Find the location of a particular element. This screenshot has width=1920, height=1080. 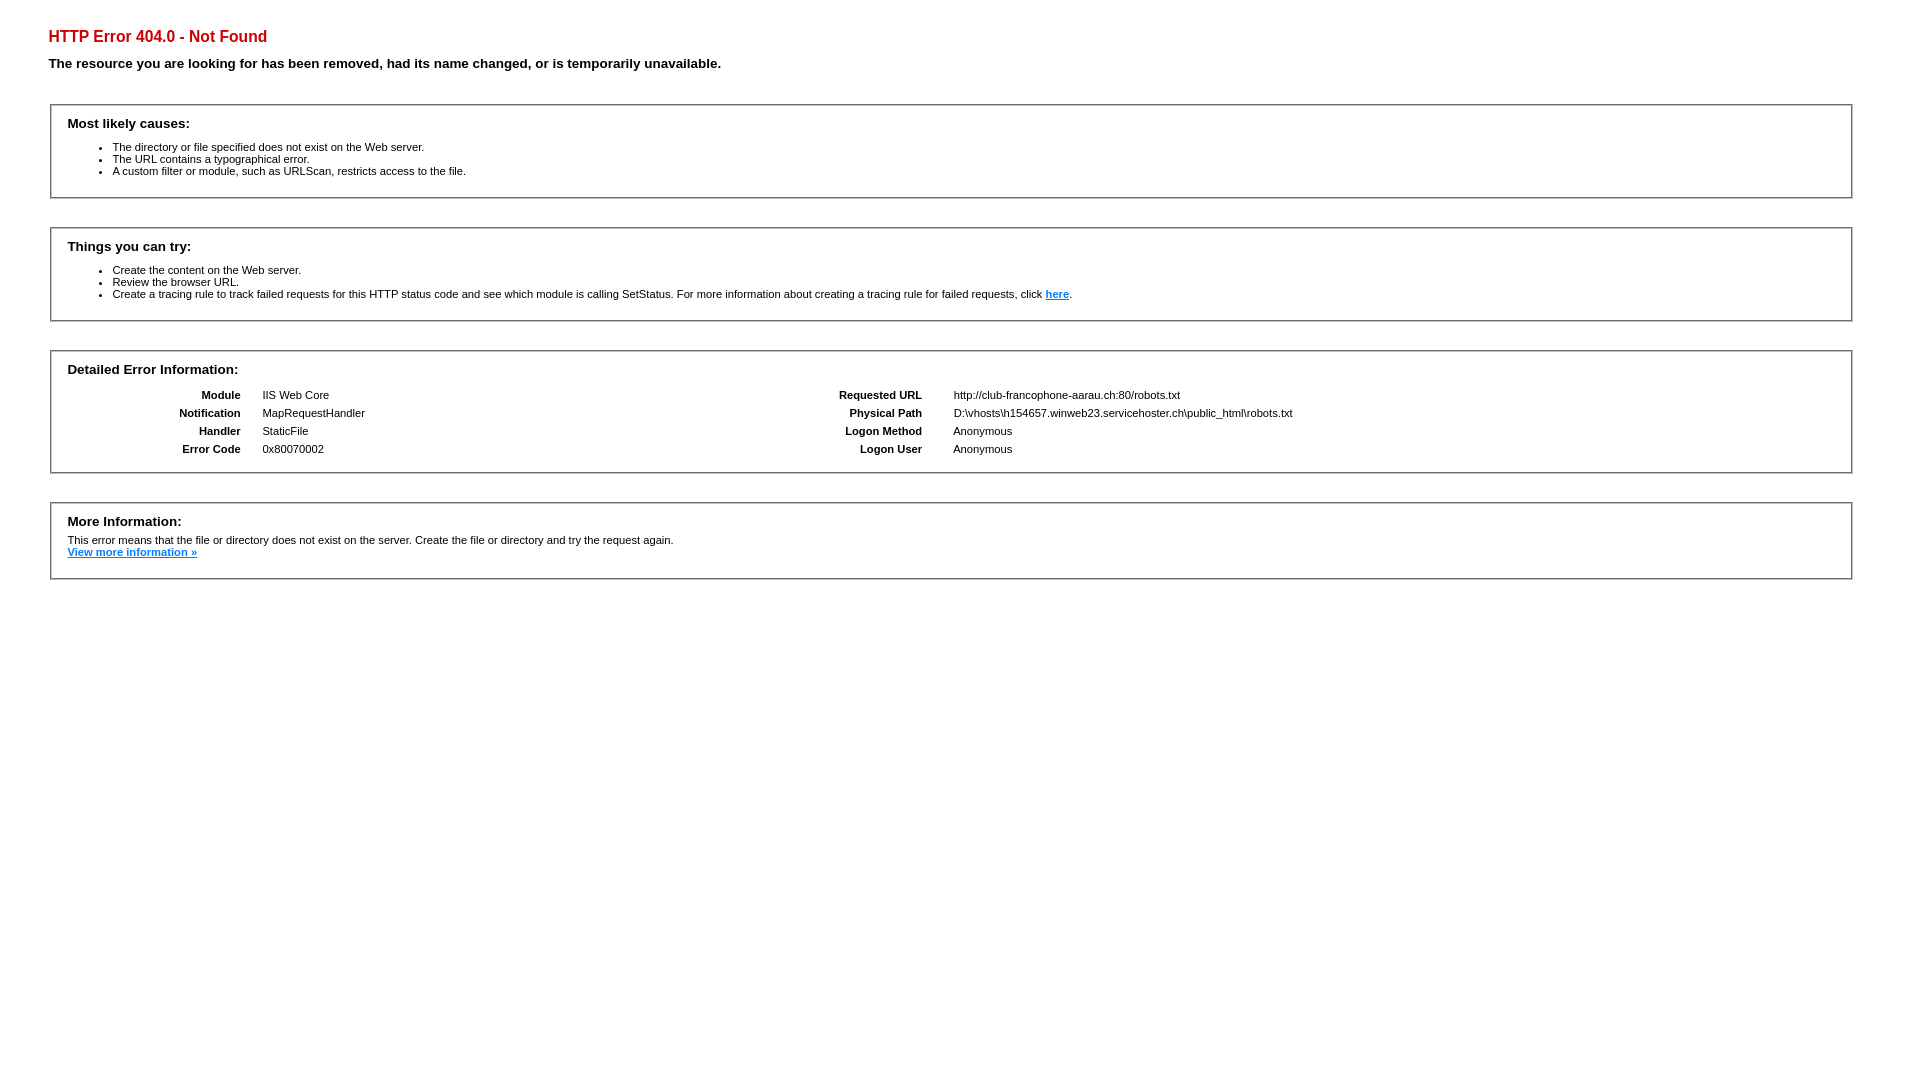

'here' is located at coordinates (1056, 293).